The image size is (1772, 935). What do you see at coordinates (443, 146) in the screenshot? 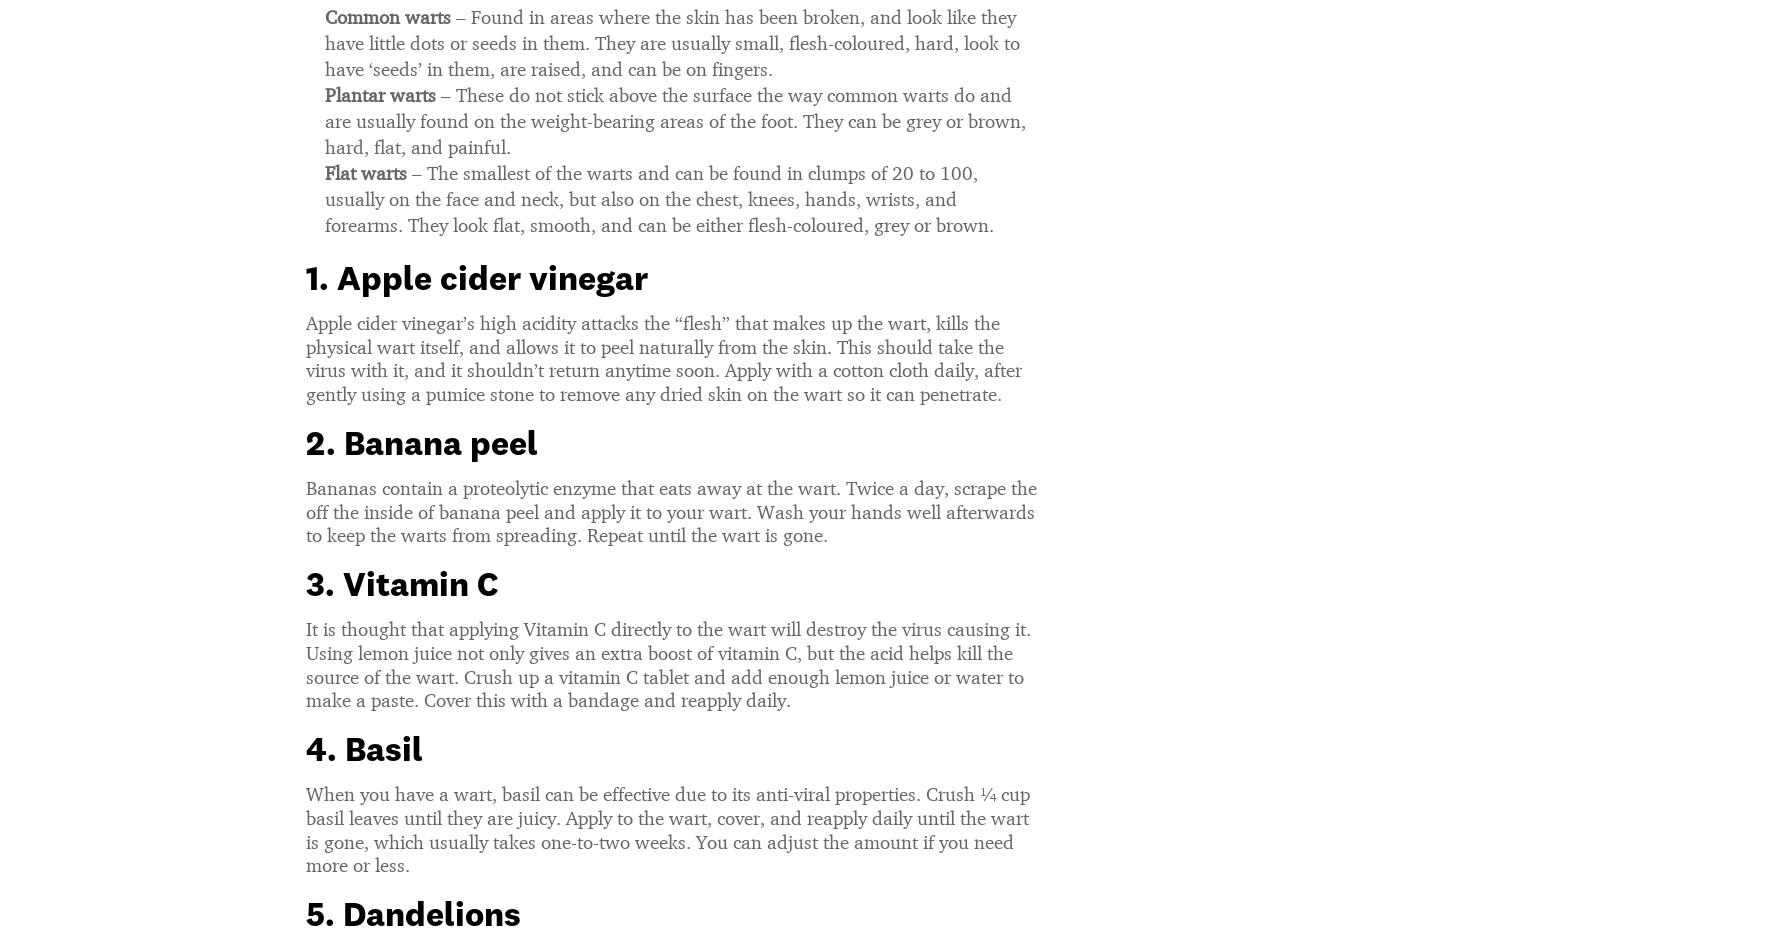
I see `'A Diet To Help Us Live Longer? Yes, Please.'` at bounding box center [443, 146].